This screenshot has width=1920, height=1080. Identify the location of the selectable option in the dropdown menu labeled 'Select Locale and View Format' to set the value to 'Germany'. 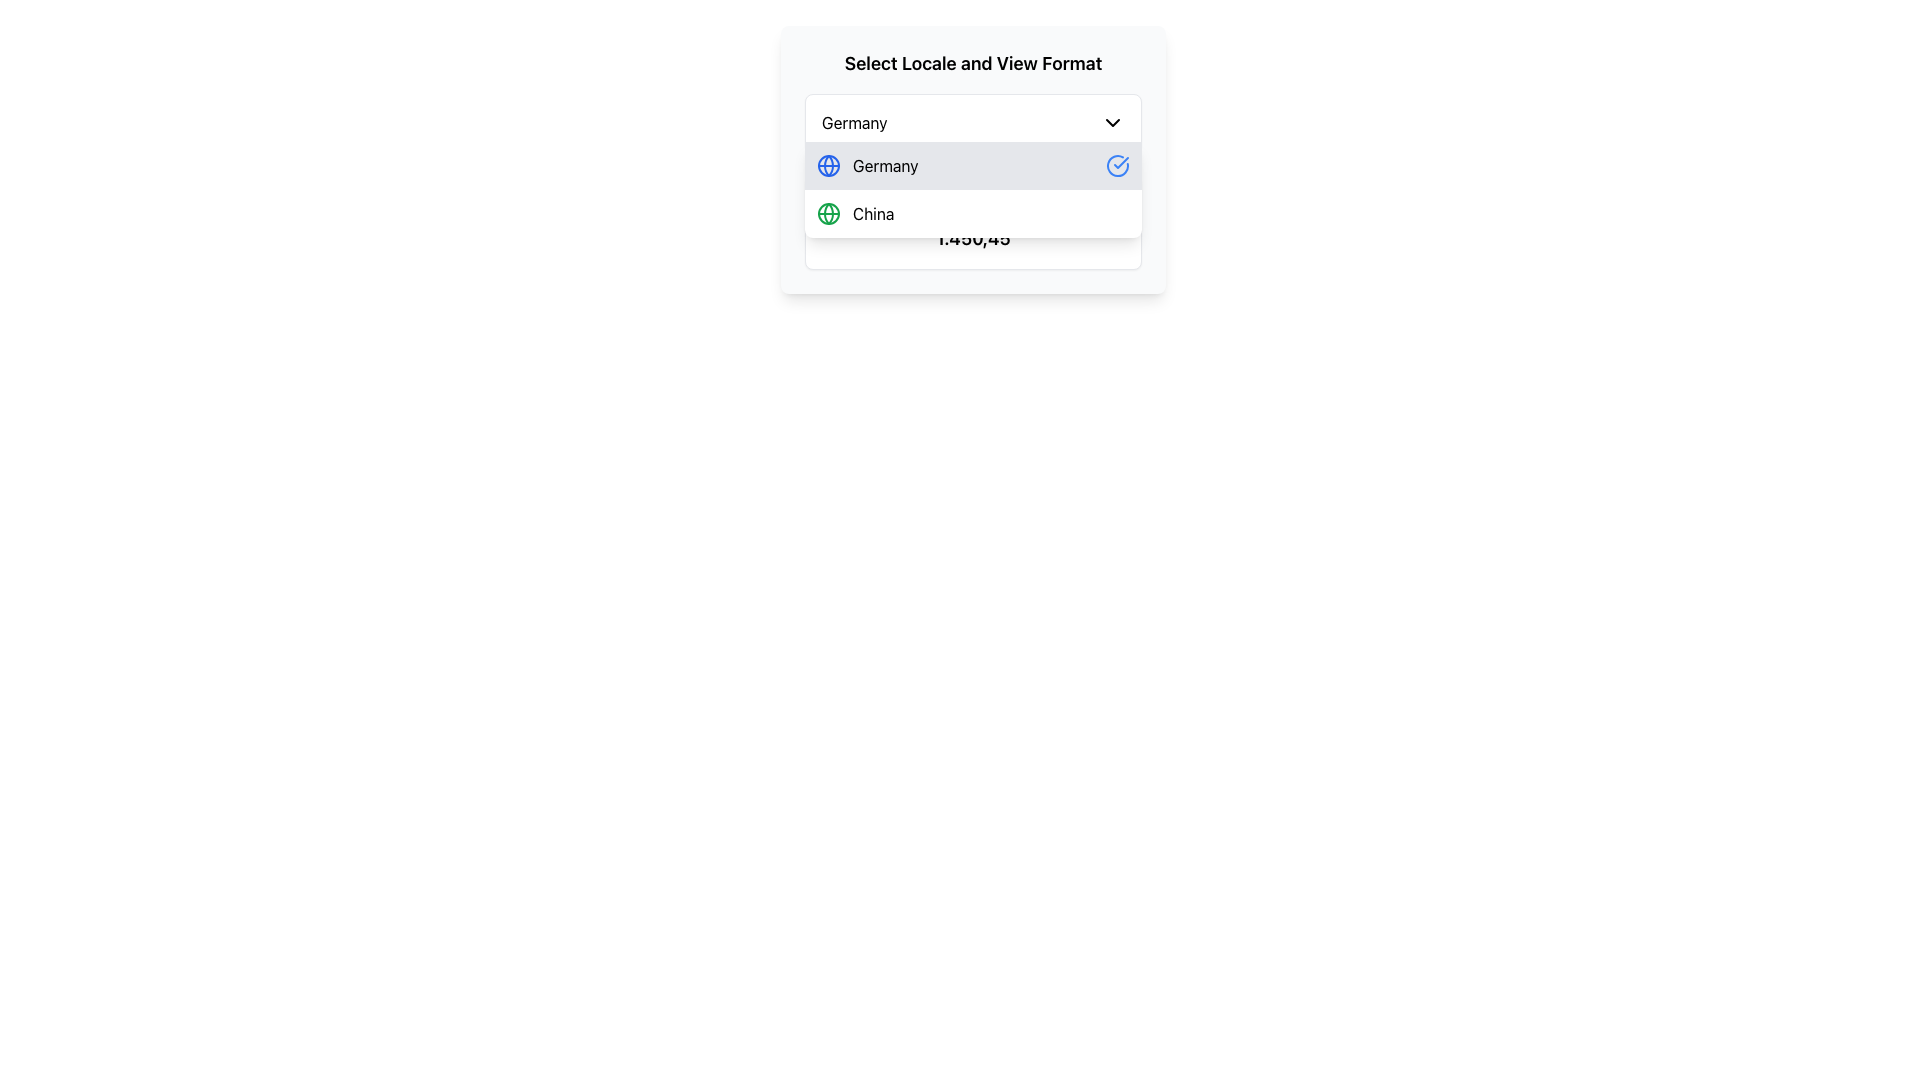
(854, 123).